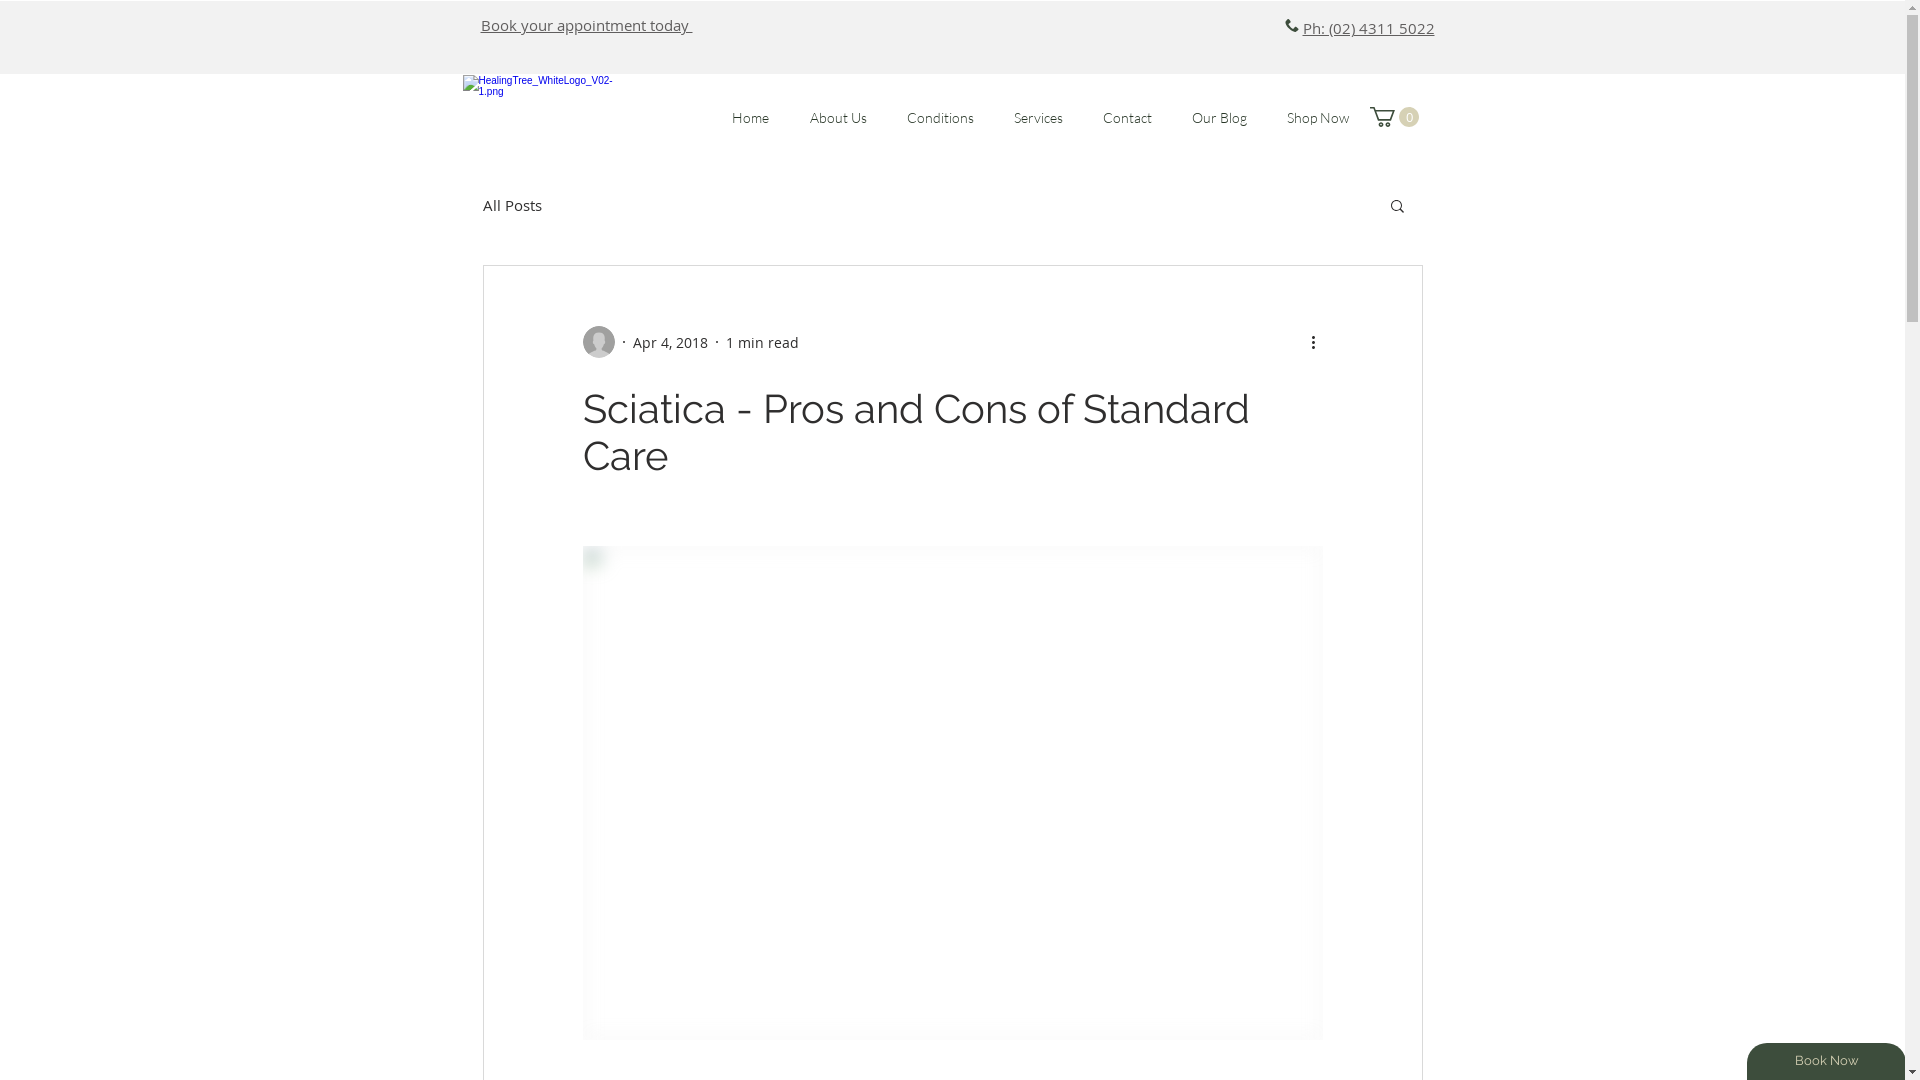 The image size is (1920, 1080). I want to click on 'Home', so click(749, 117).